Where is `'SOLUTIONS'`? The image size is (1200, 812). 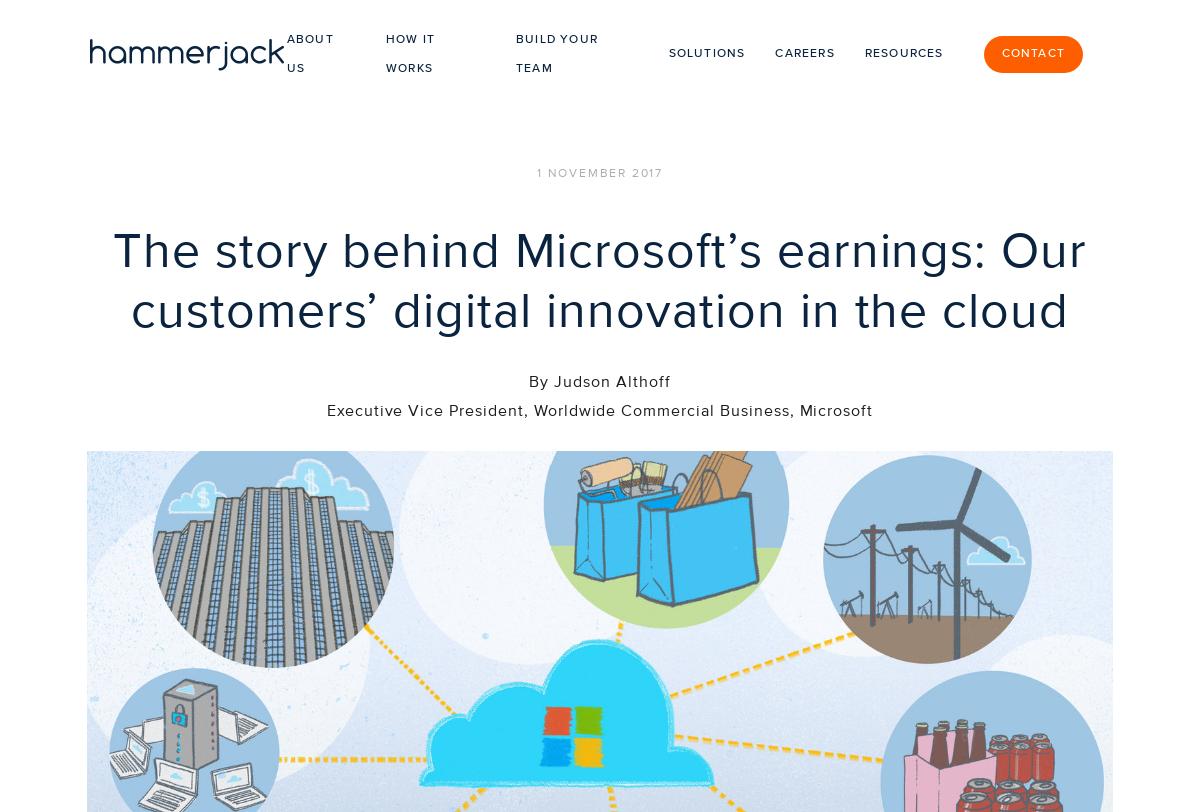
'SOLUTIONS' is located at coordinates (475, 742).